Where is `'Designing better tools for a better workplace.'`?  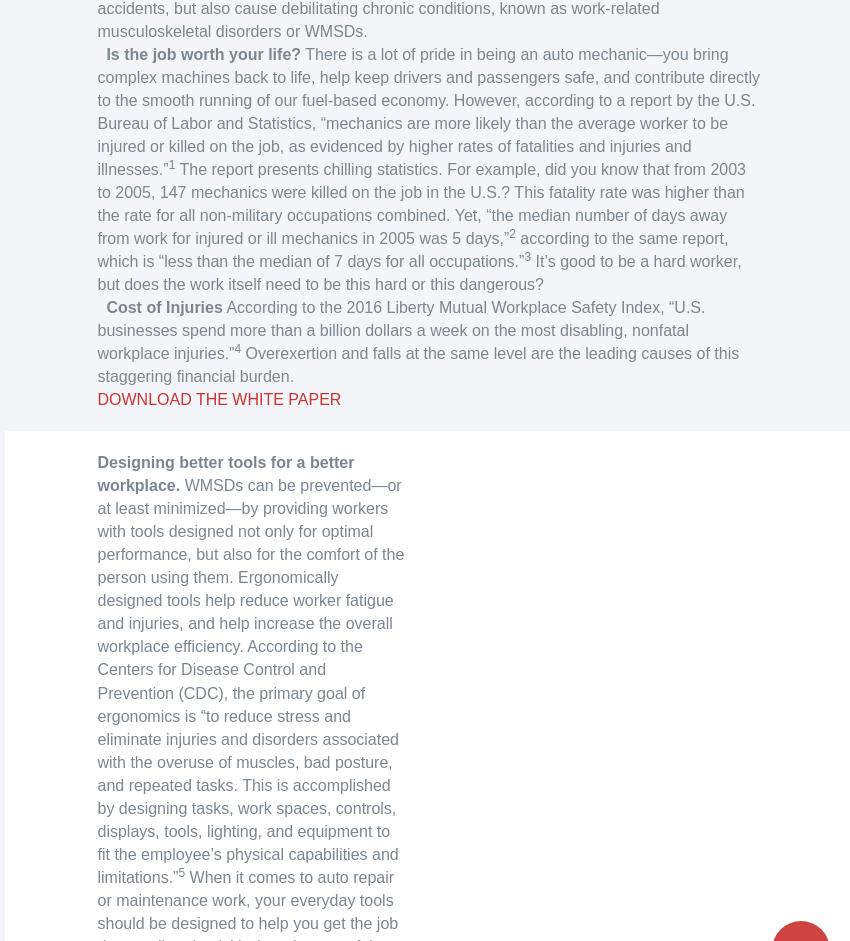 'Designing better tools for a better workplace.' is located at coordinates (225, 472).